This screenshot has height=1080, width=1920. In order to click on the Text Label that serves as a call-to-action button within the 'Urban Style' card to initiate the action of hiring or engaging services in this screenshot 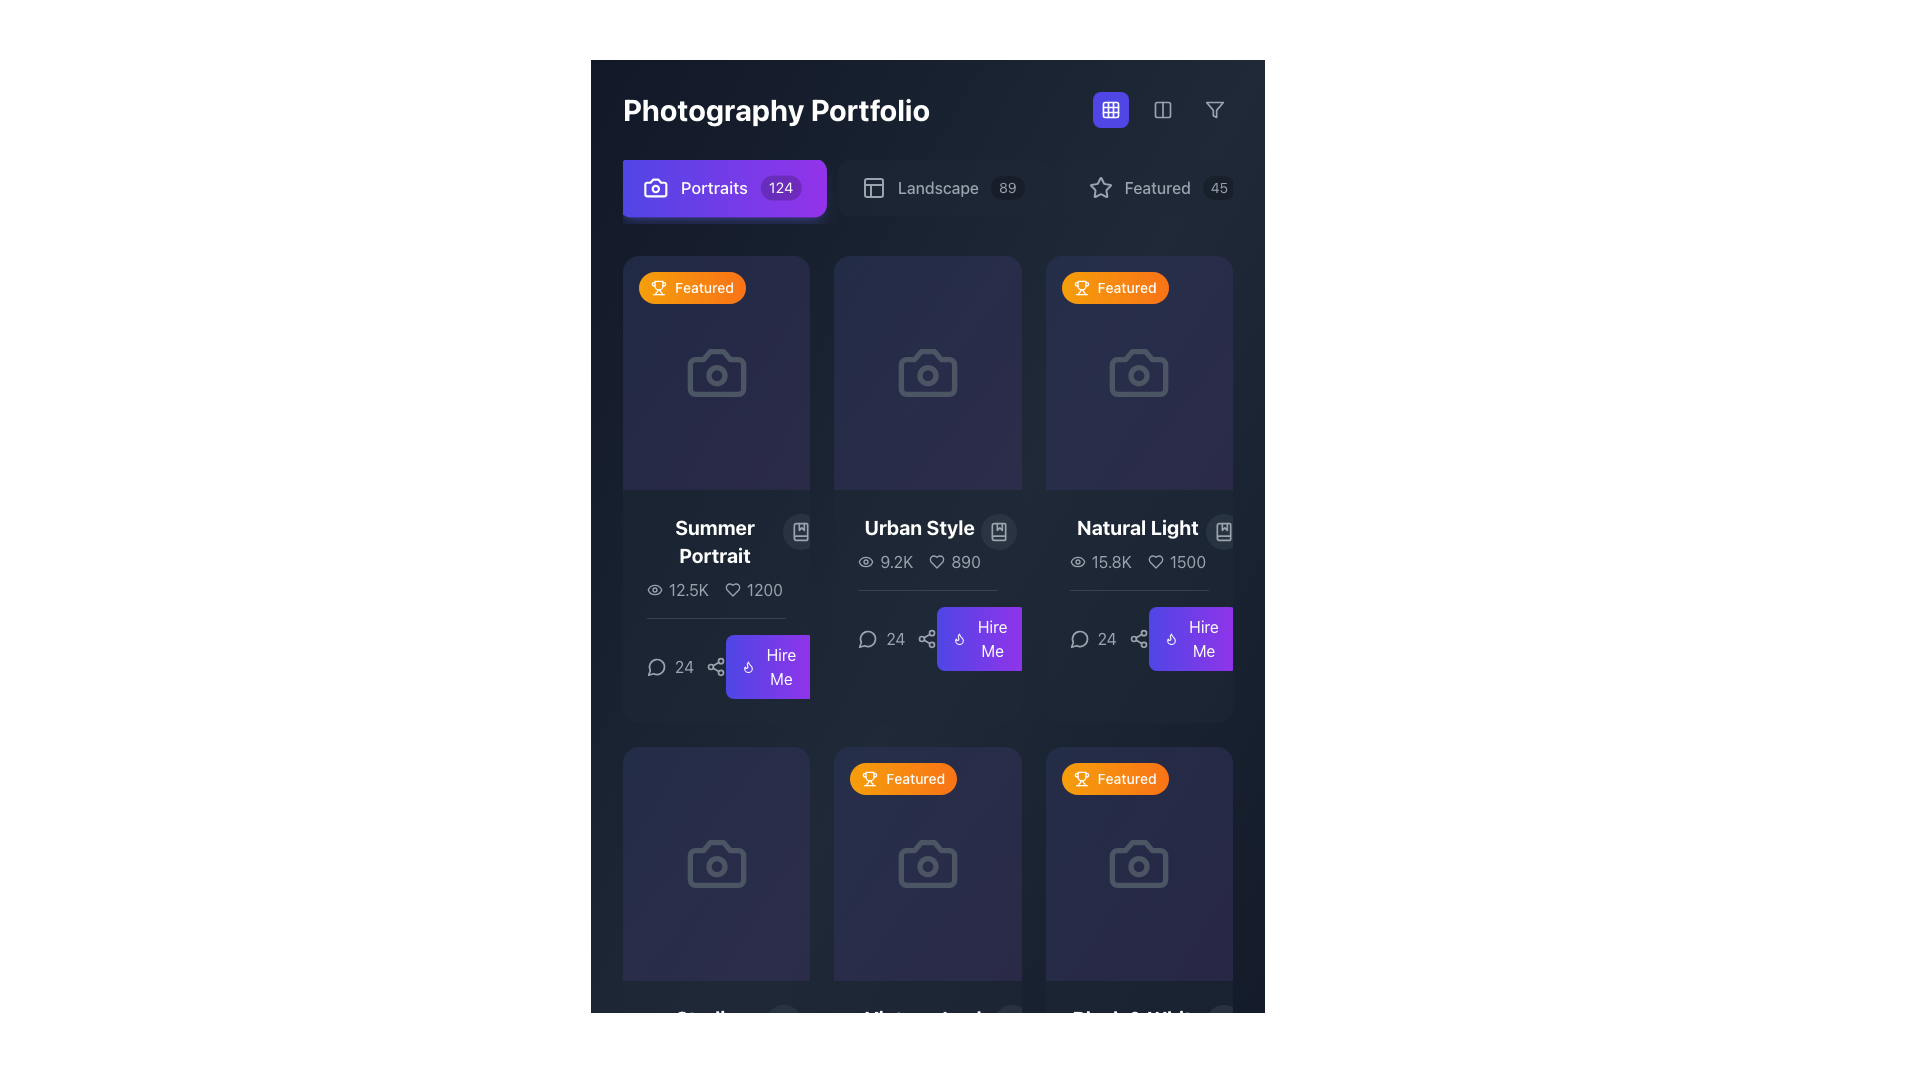, I will do `click(992, 639)`.